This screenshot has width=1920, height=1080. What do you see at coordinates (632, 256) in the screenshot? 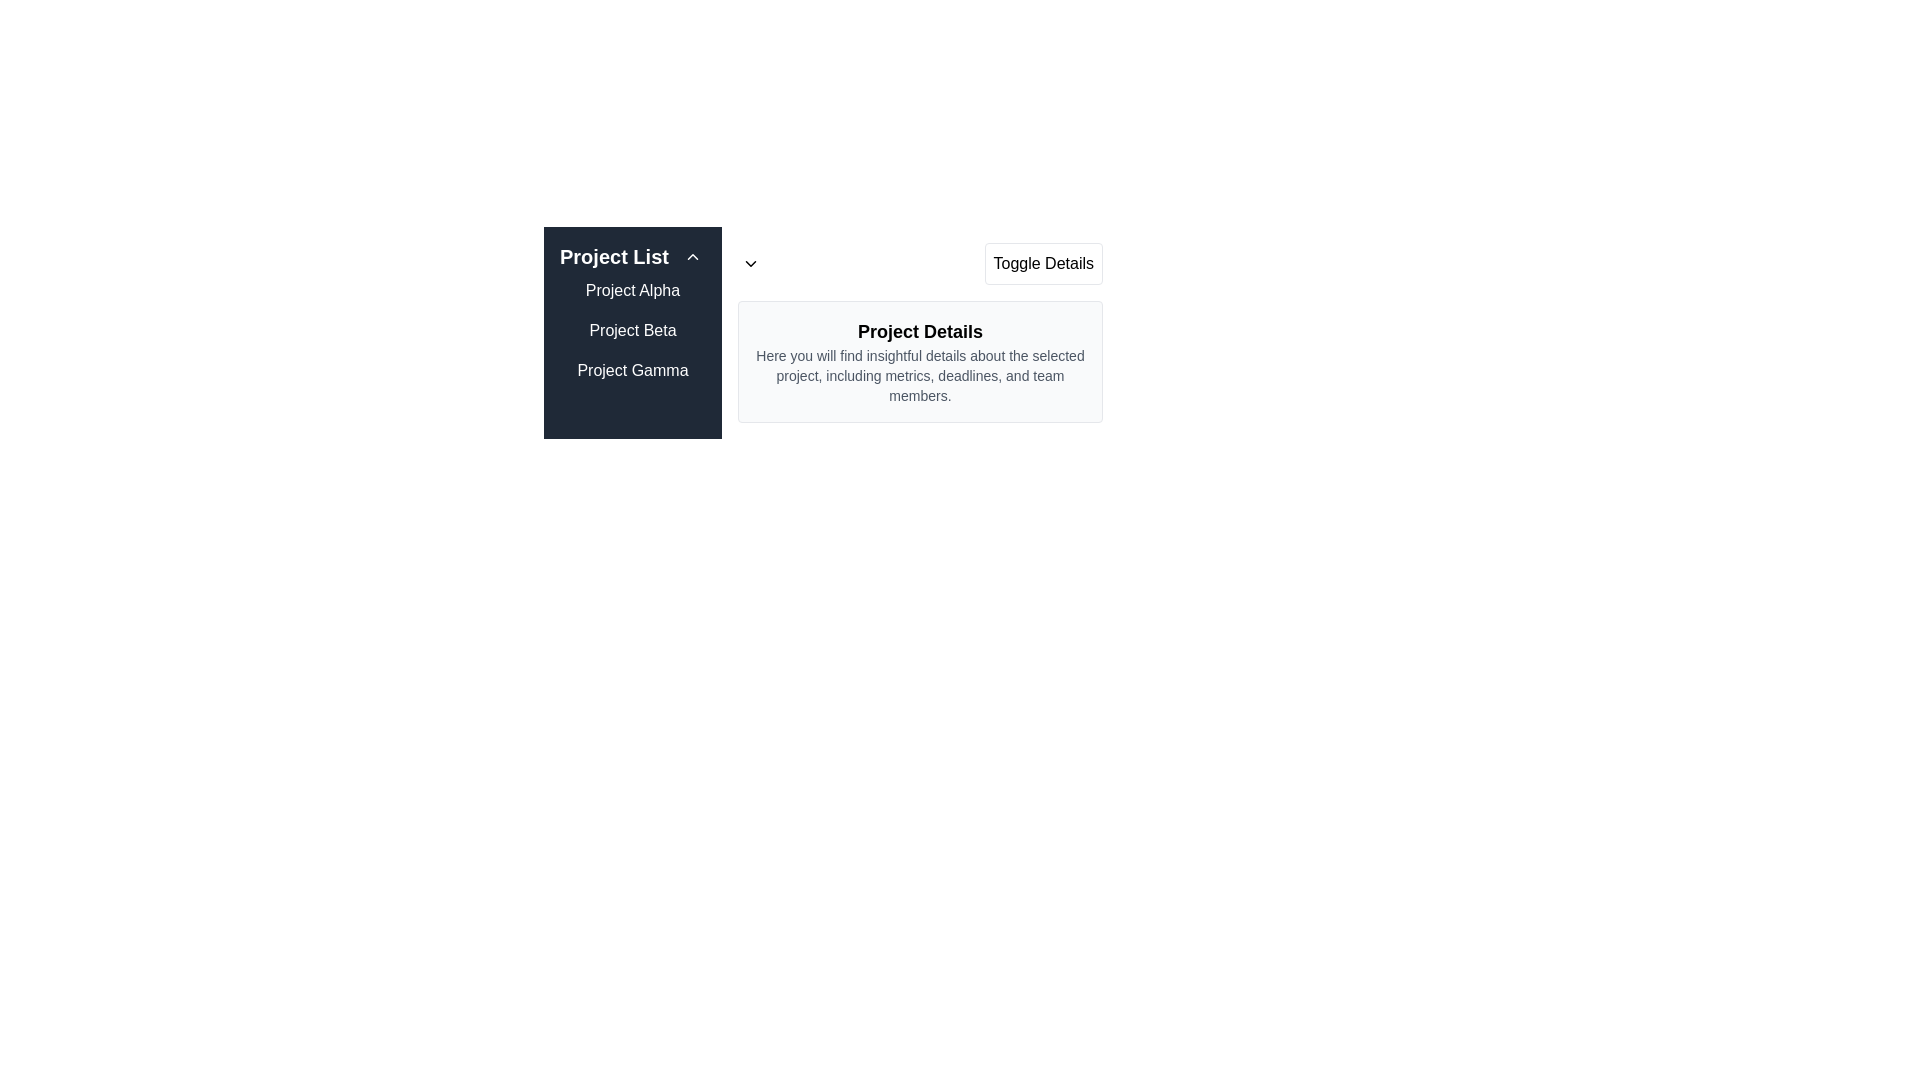
I see `the 'Project List' header with toggle functionality` at bounding box center [632, 256].